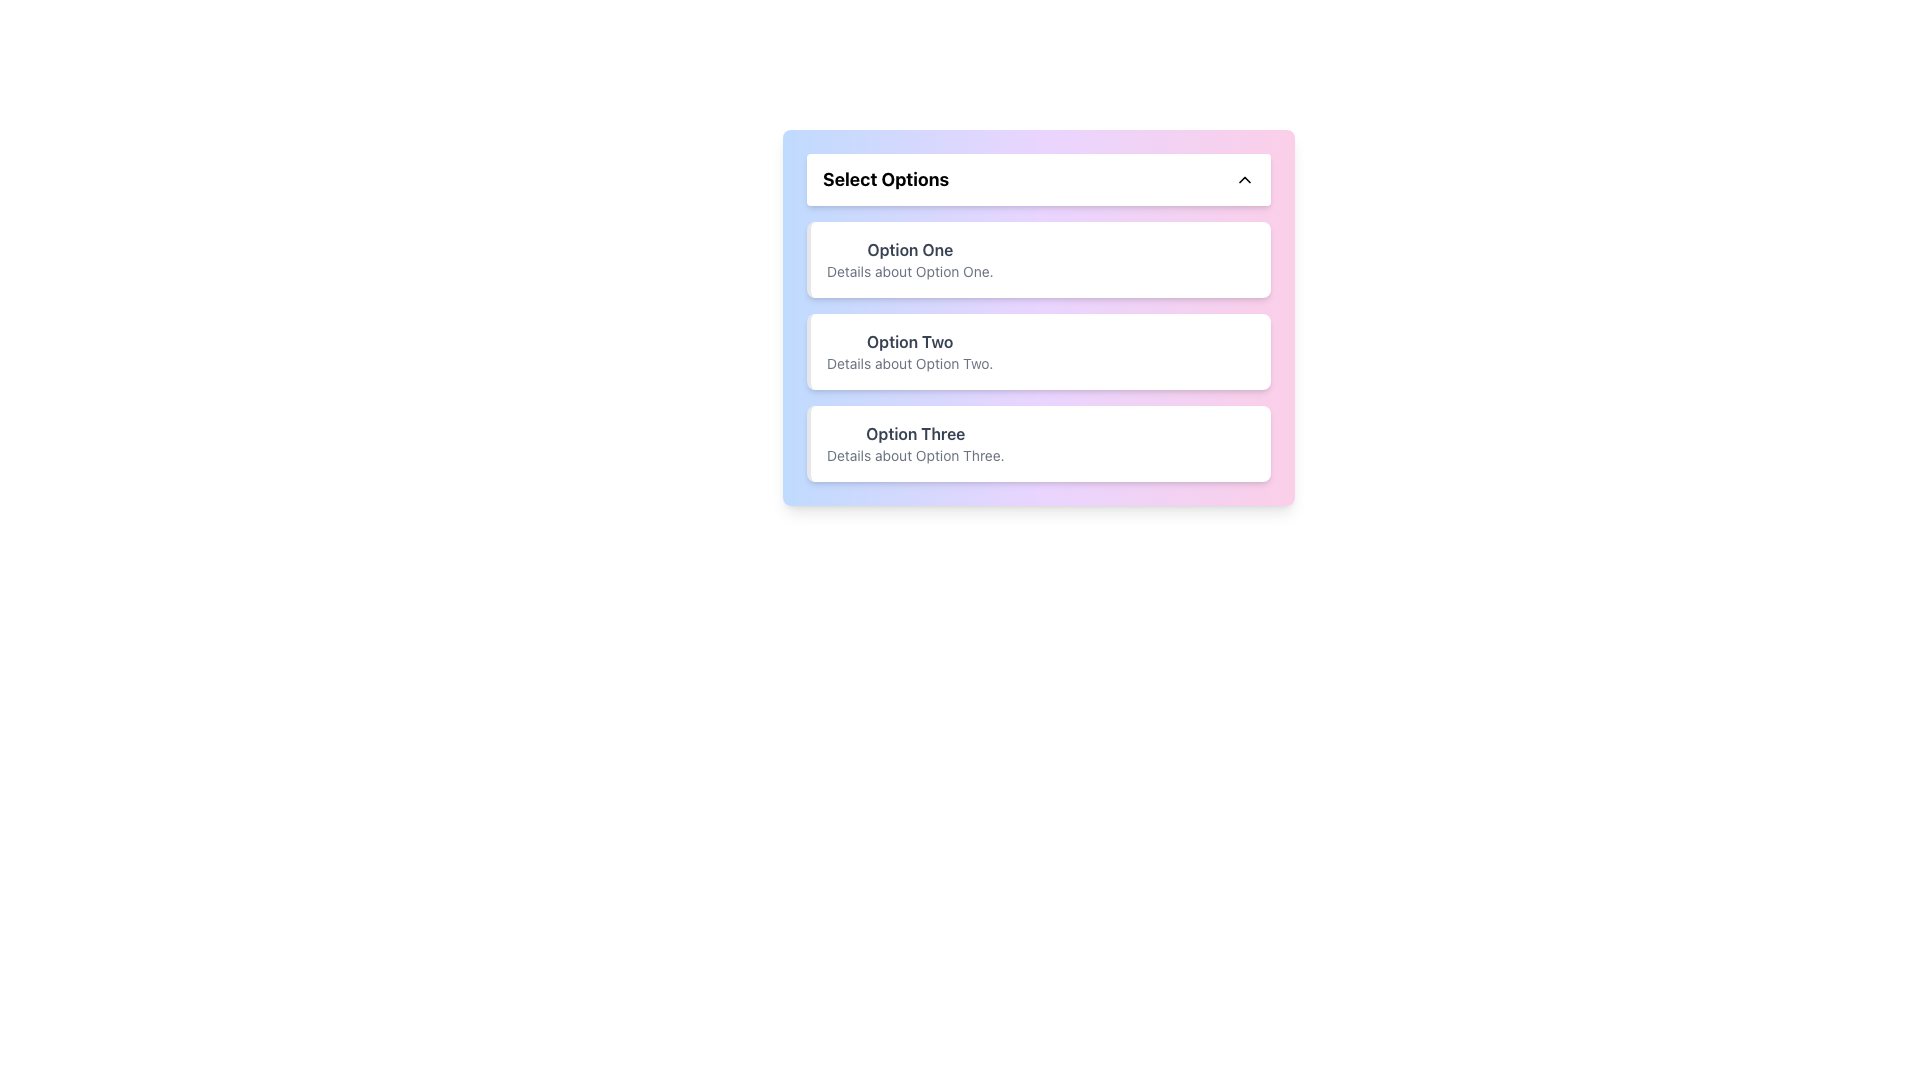  Describe the element at coordinates (1243, 180) in the screenshot. I see `the upward-pointing chevron icon located to the far right of the 'Select Options' header` at that location.